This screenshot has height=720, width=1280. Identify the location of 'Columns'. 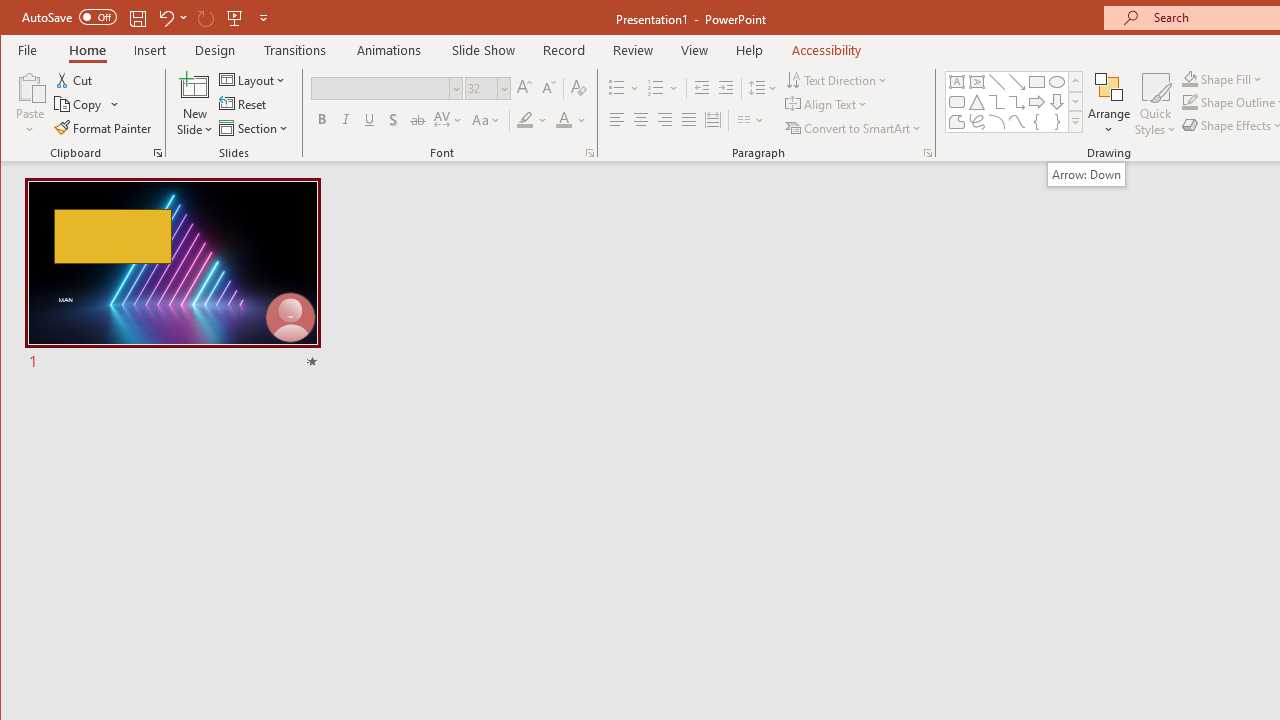
(750, 120).